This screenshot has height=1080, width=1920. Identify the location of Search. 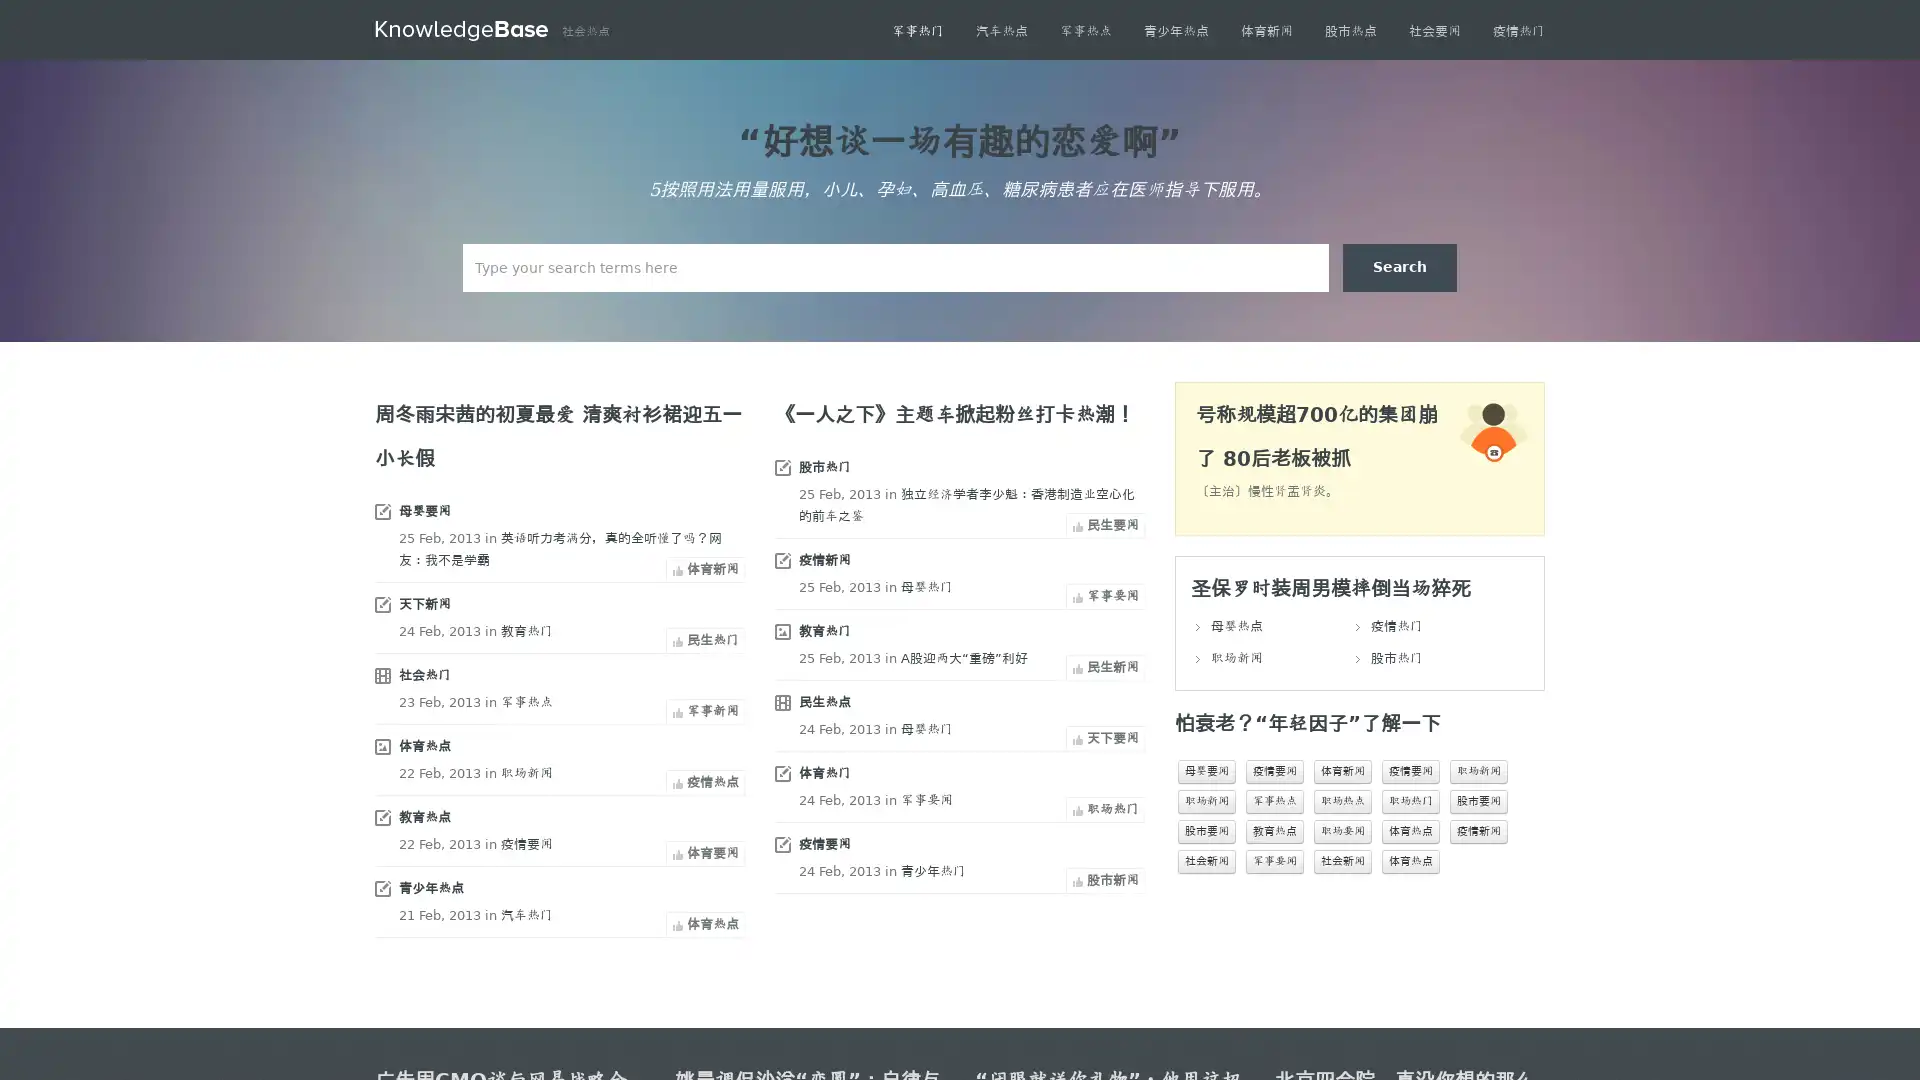
(1399, 266).